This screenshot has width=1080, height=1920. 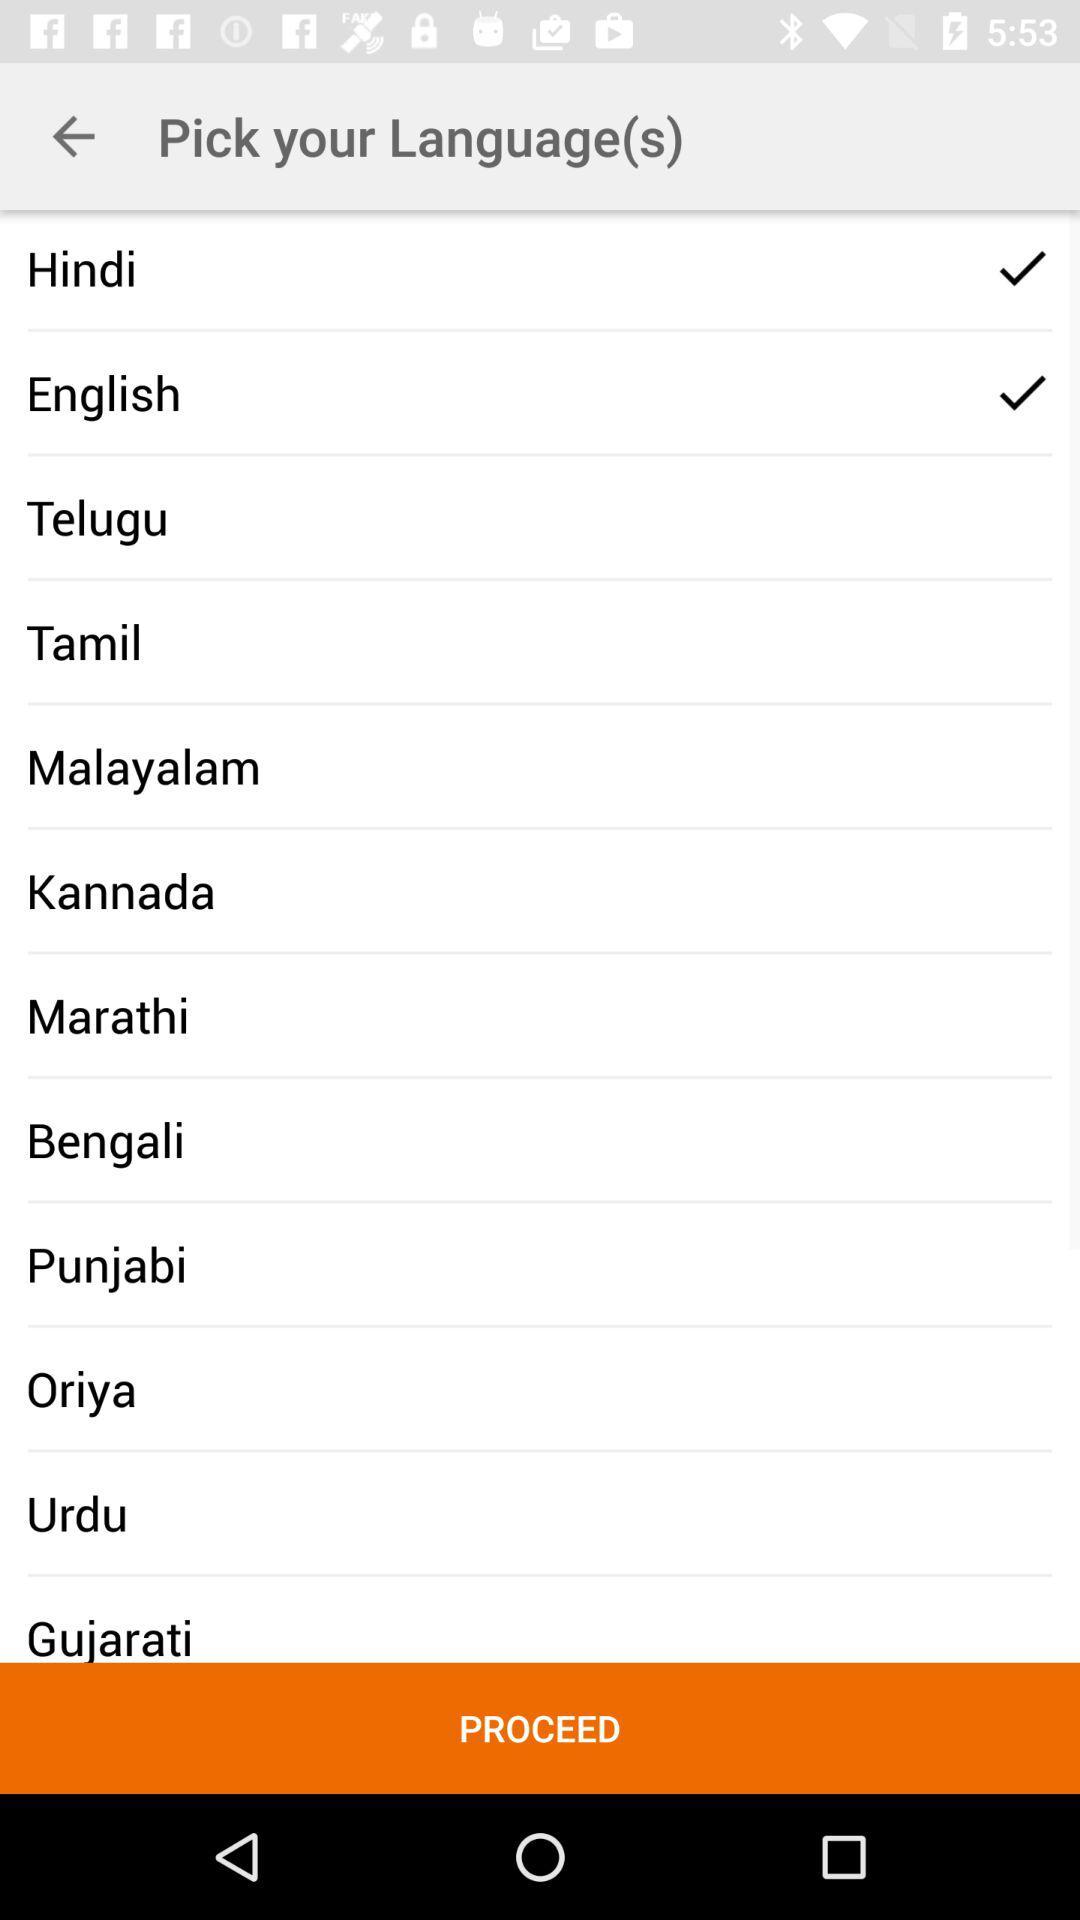 What do you see at coordinates (142, 765) in the screenshot?
I see `malayalam` at bounding box center [142, 765].